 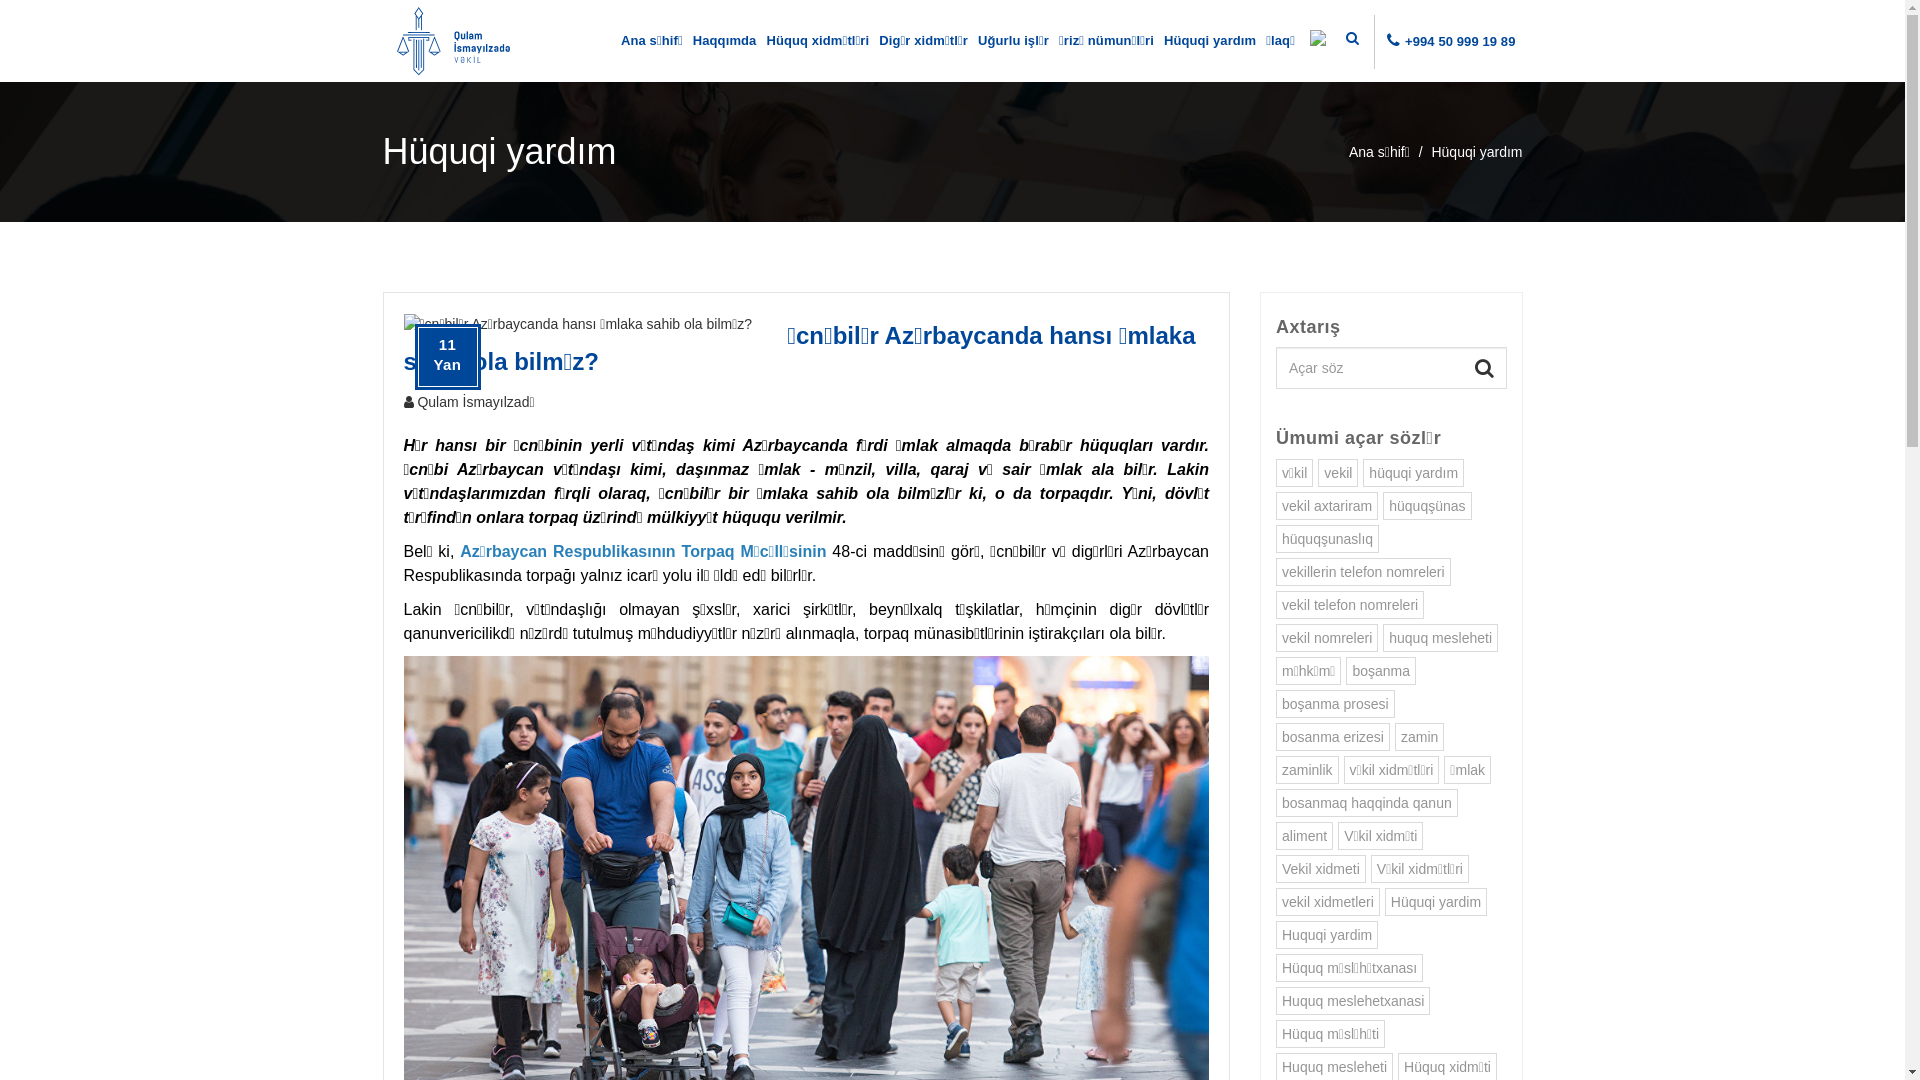 What do you see at coordinates (1353, 1001) in the screenshot?
I see `'Huquq meslehetxanasi'` at bounding box center [1353, 1001].